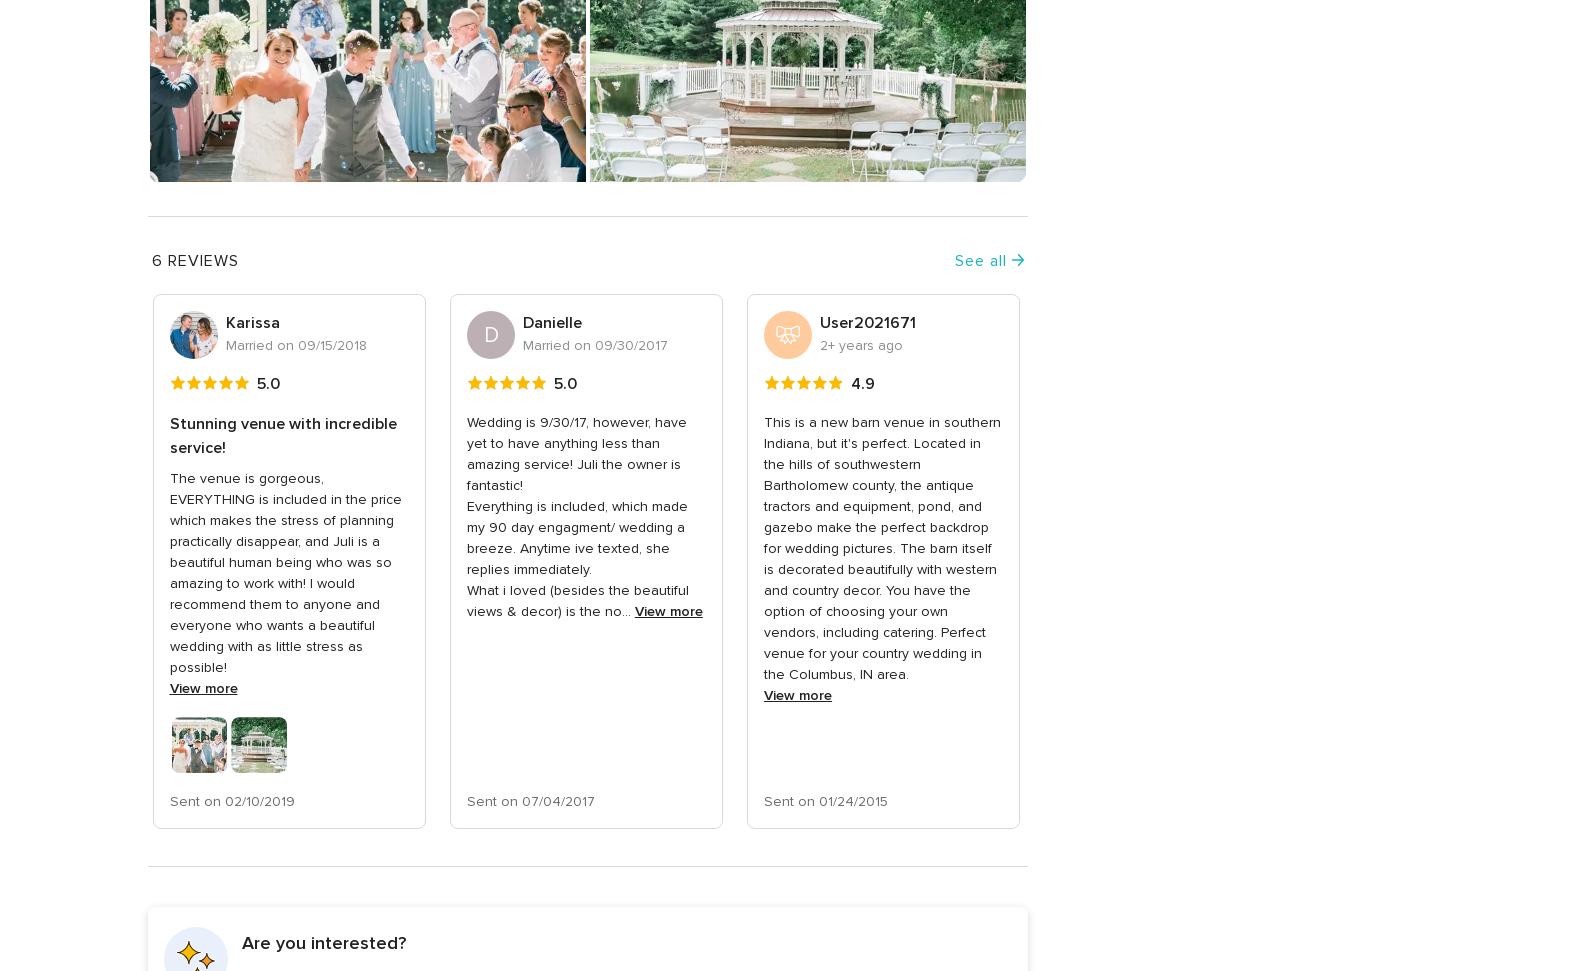 The image size is (1591, 971). What do you see at coordinates (489, 334) in the screenshot?
I see `'D'` at bounding box center [489, 334].